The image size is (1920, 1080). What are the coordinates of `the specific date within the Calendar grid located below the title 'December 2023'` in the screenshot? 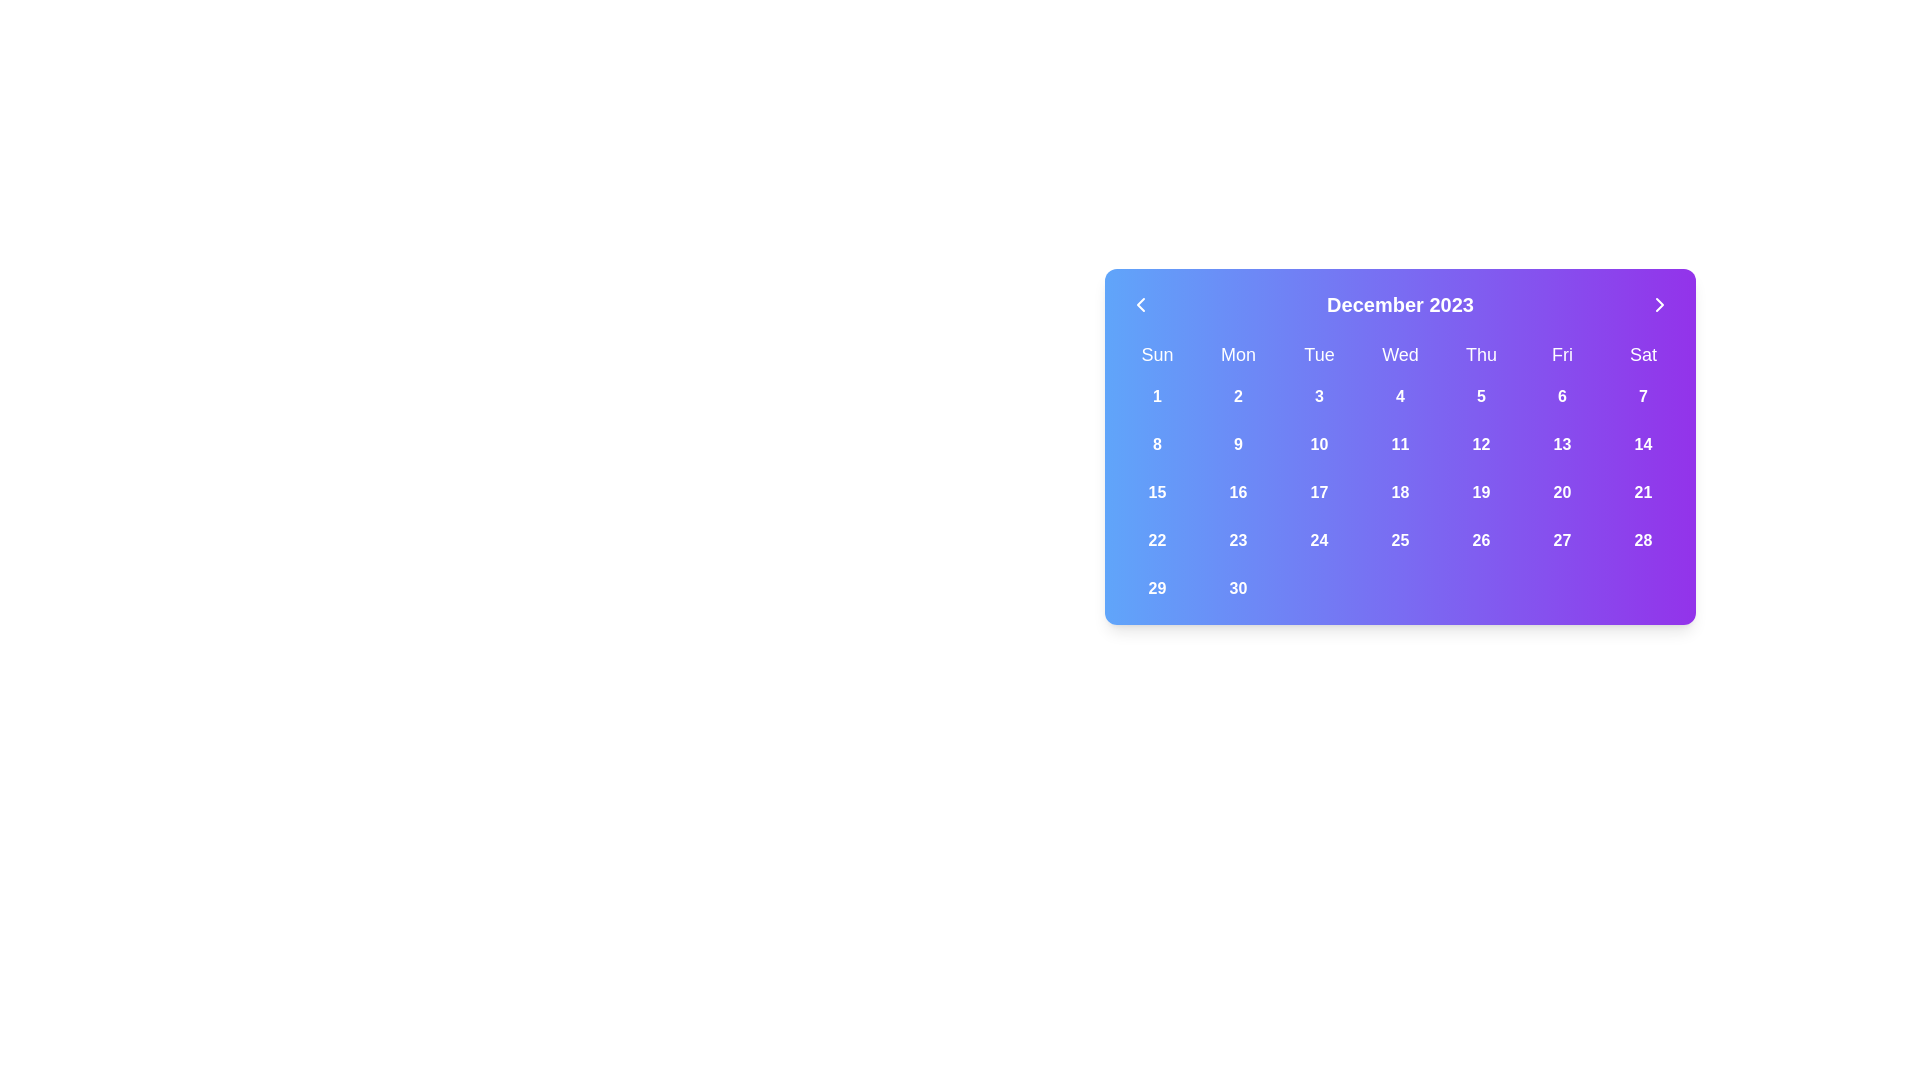 It's located at (1399, 474).